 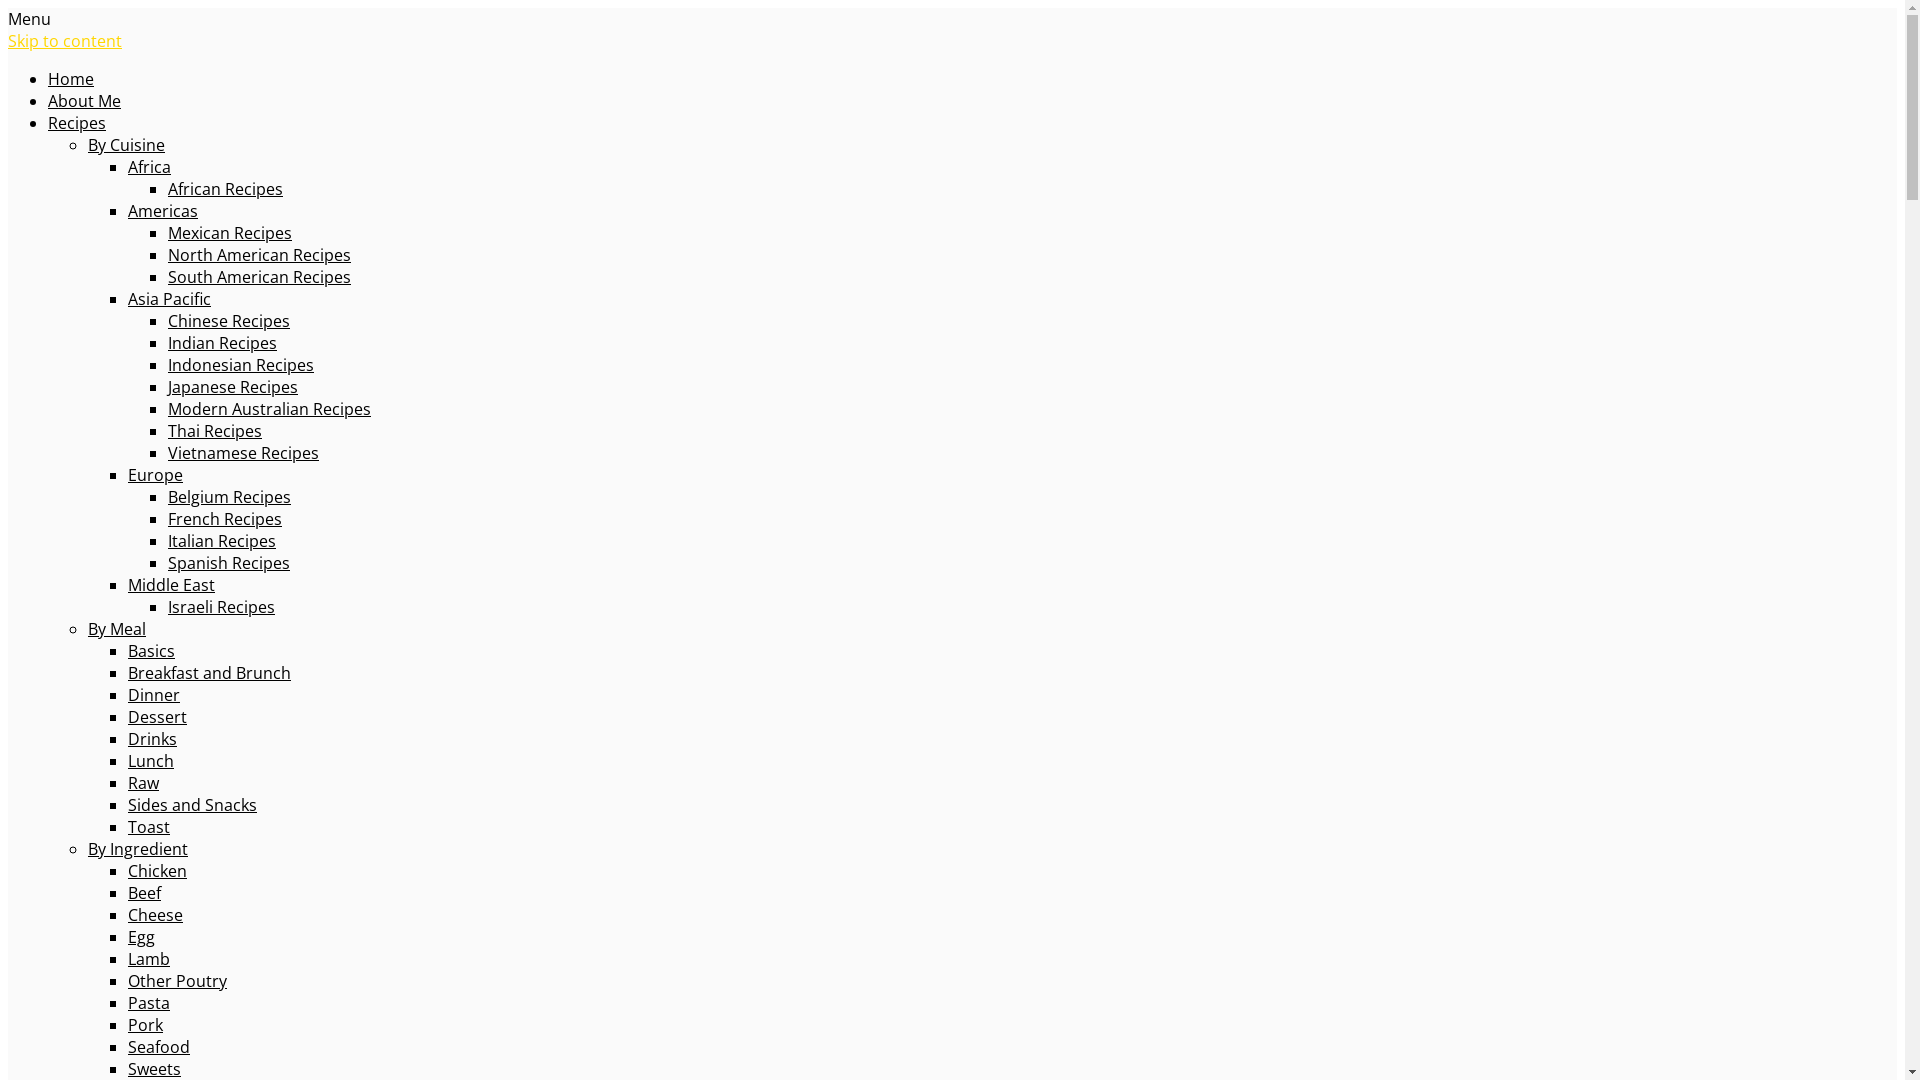 What do you see at coordinates (258, 277) in the screenshot?
I see `'South American Recipes'` at bounding box center [258, 277].